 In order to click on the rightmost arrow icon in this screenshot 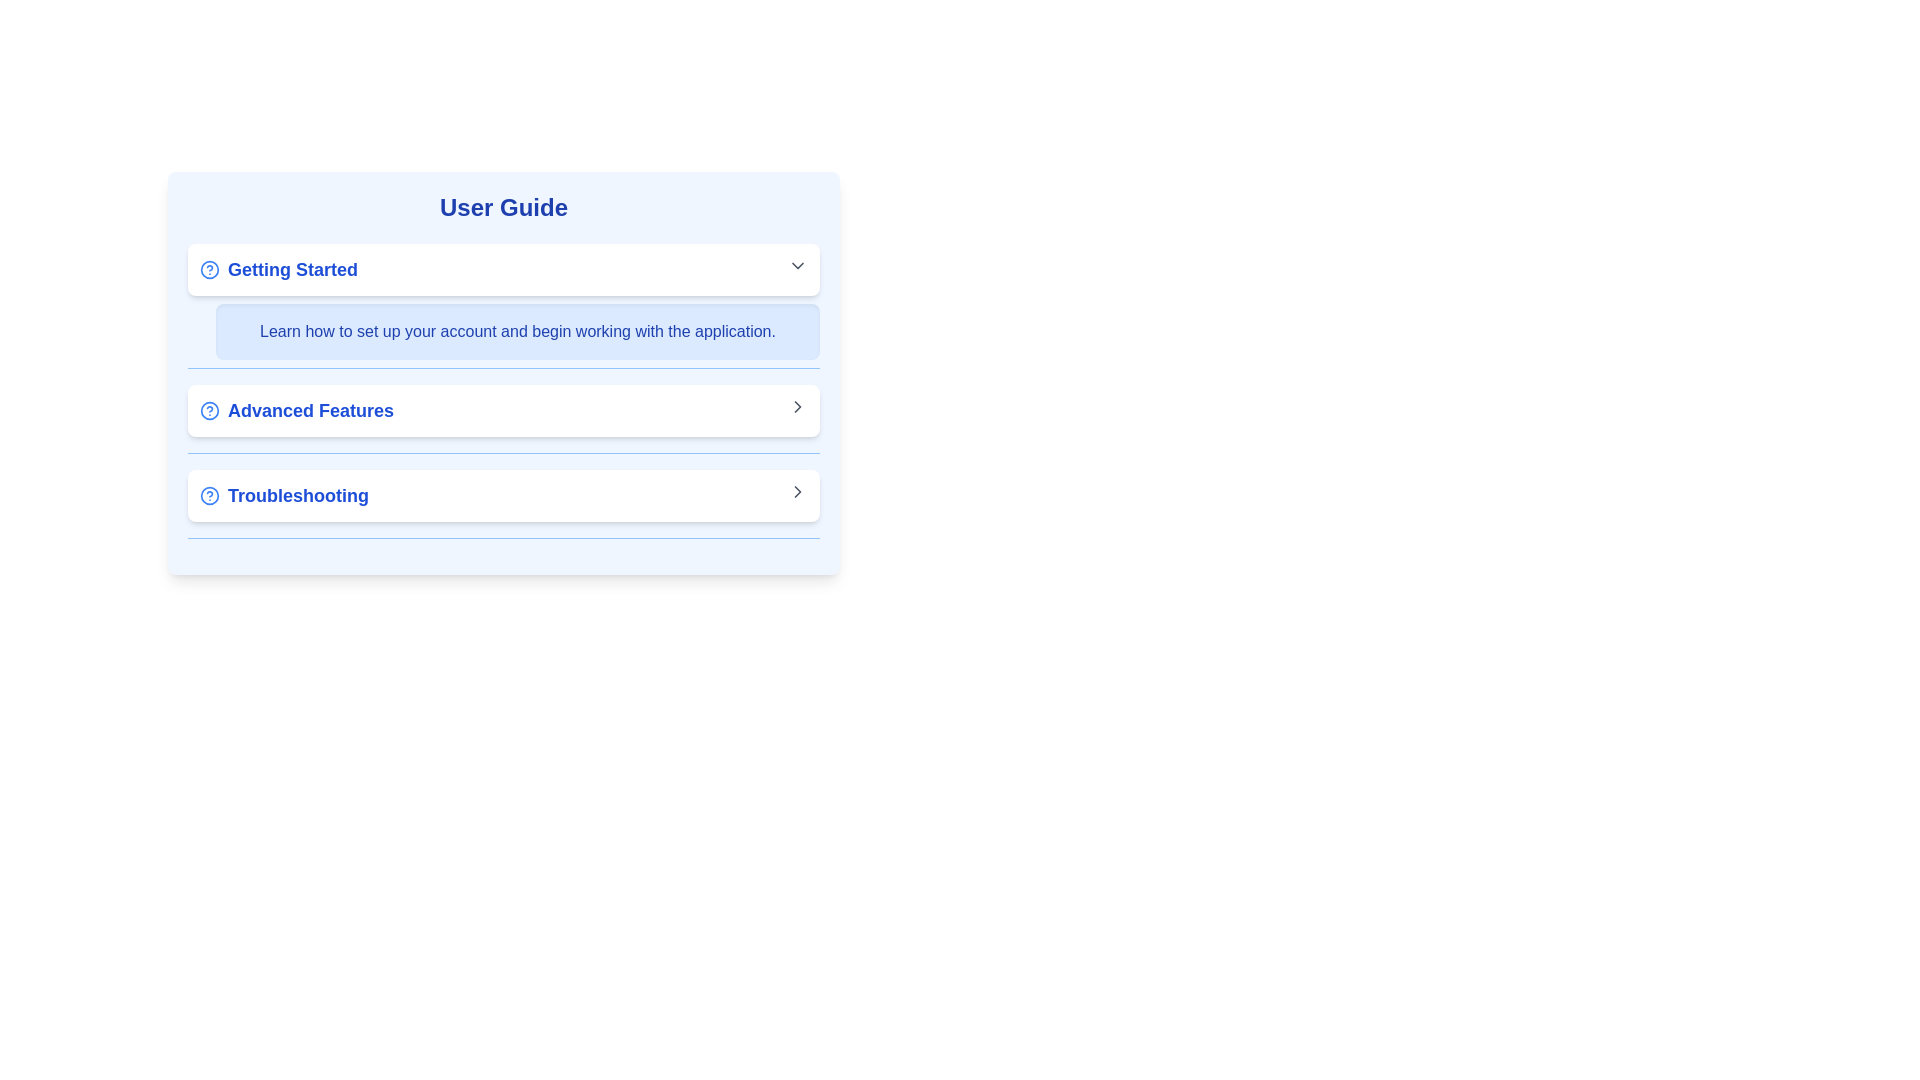, I will do `click(796, 492)`.